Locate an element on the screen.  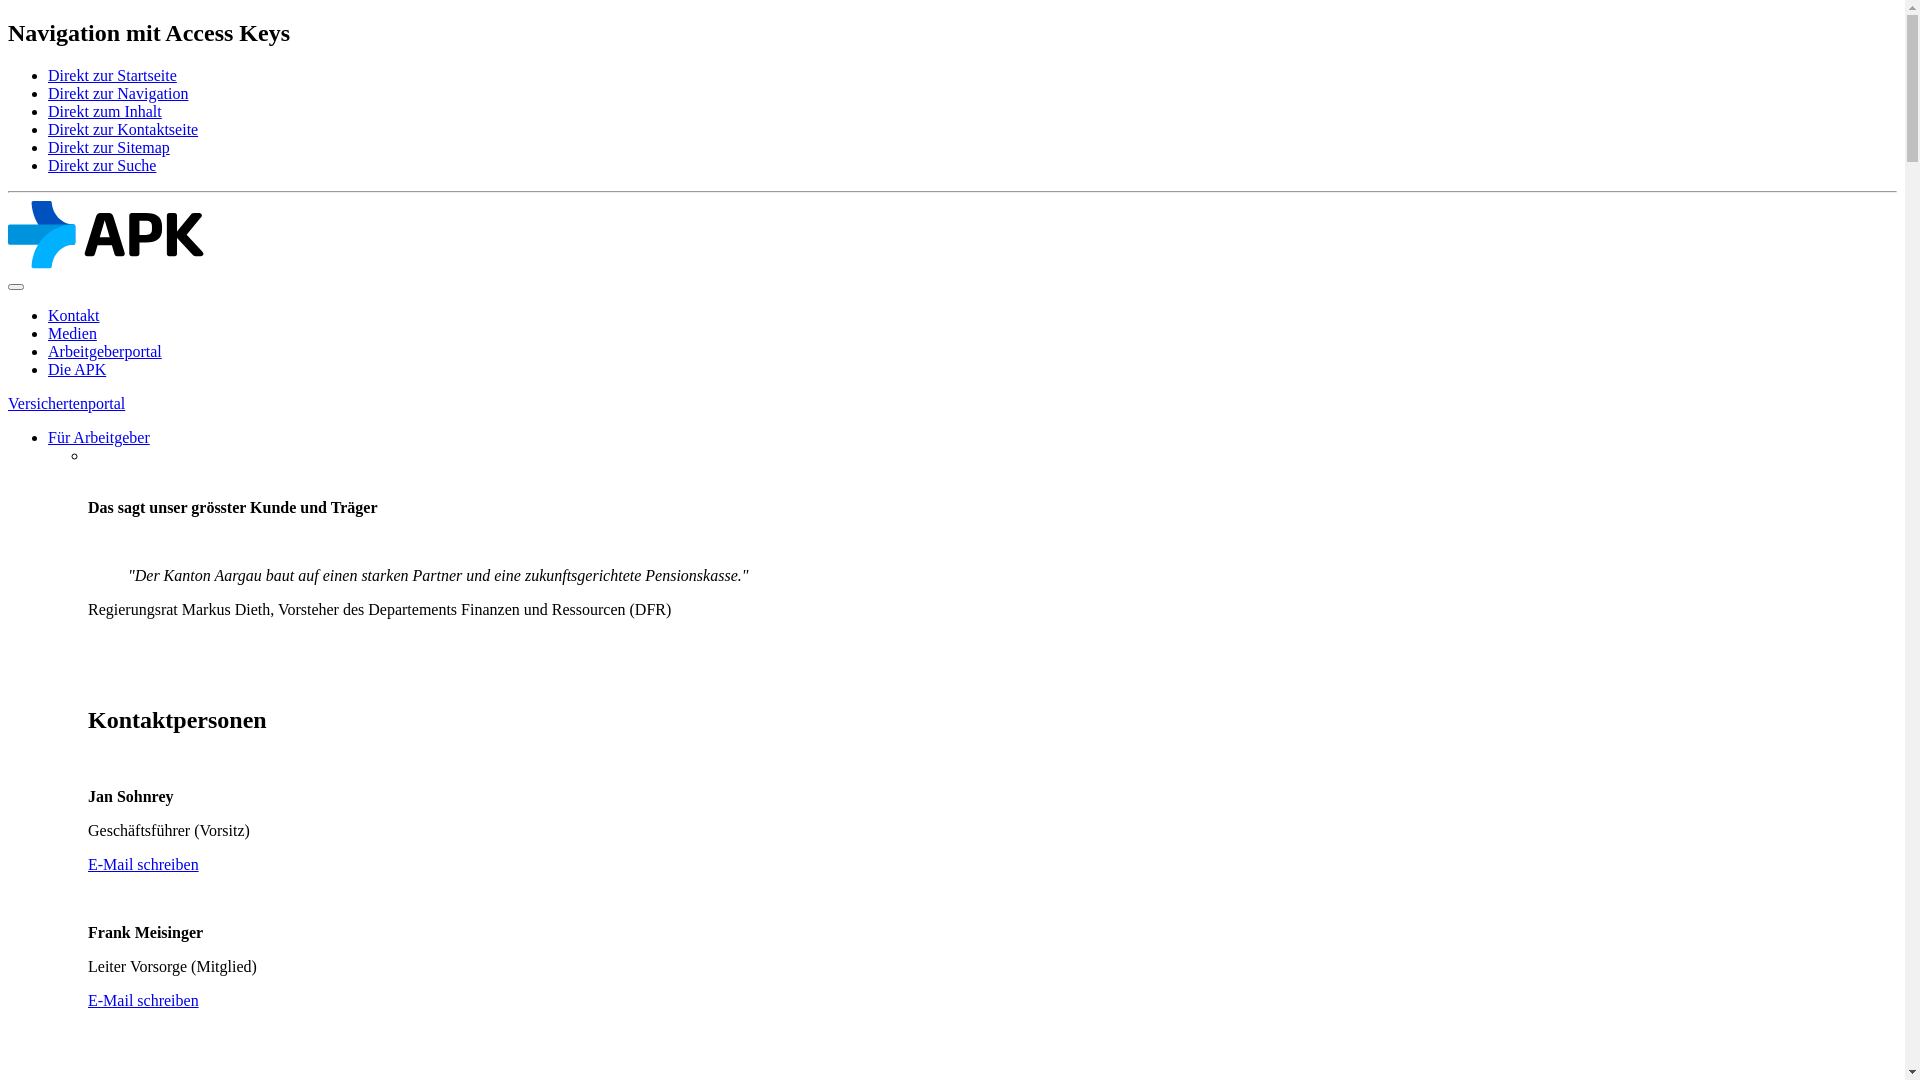
' ' is located at coordinates (89, 676).